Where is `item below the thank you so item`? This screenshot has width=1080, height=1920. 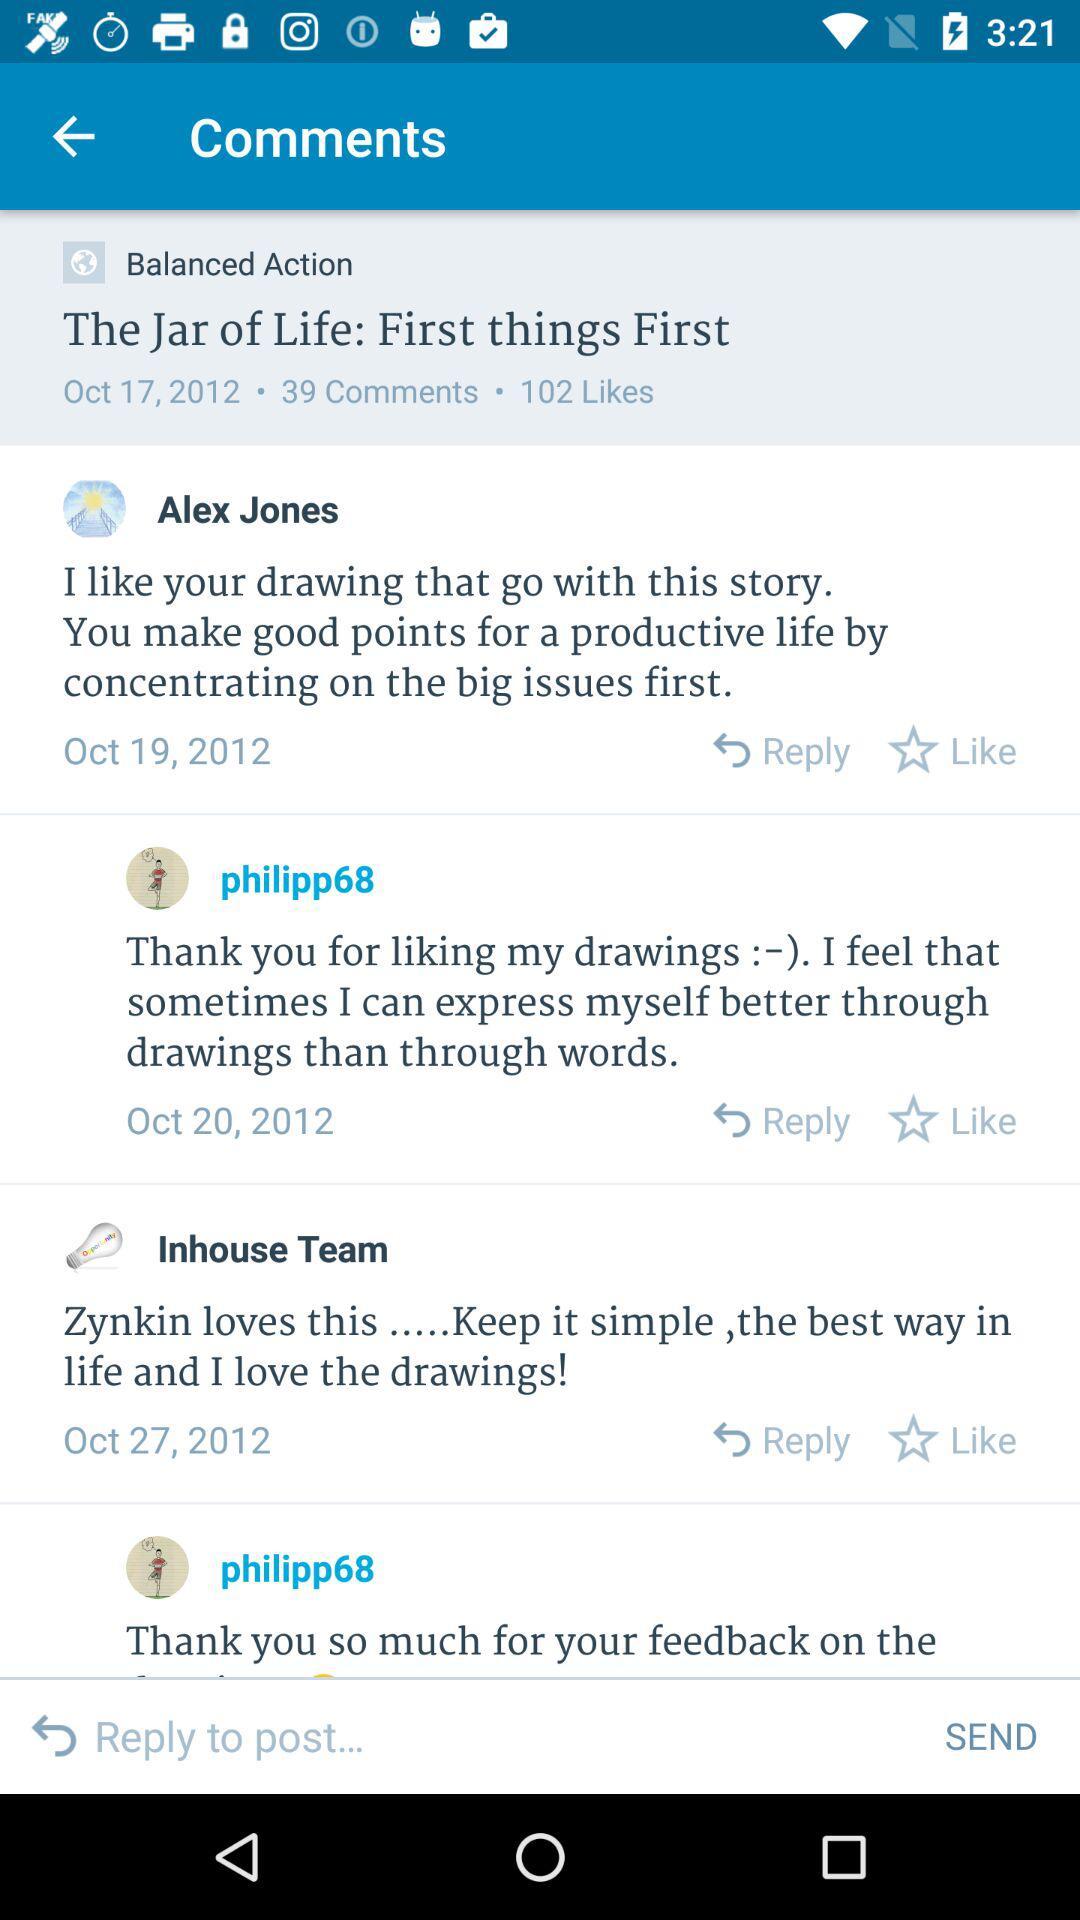
item below the thank you so item is located at coordinates (503, 1734).